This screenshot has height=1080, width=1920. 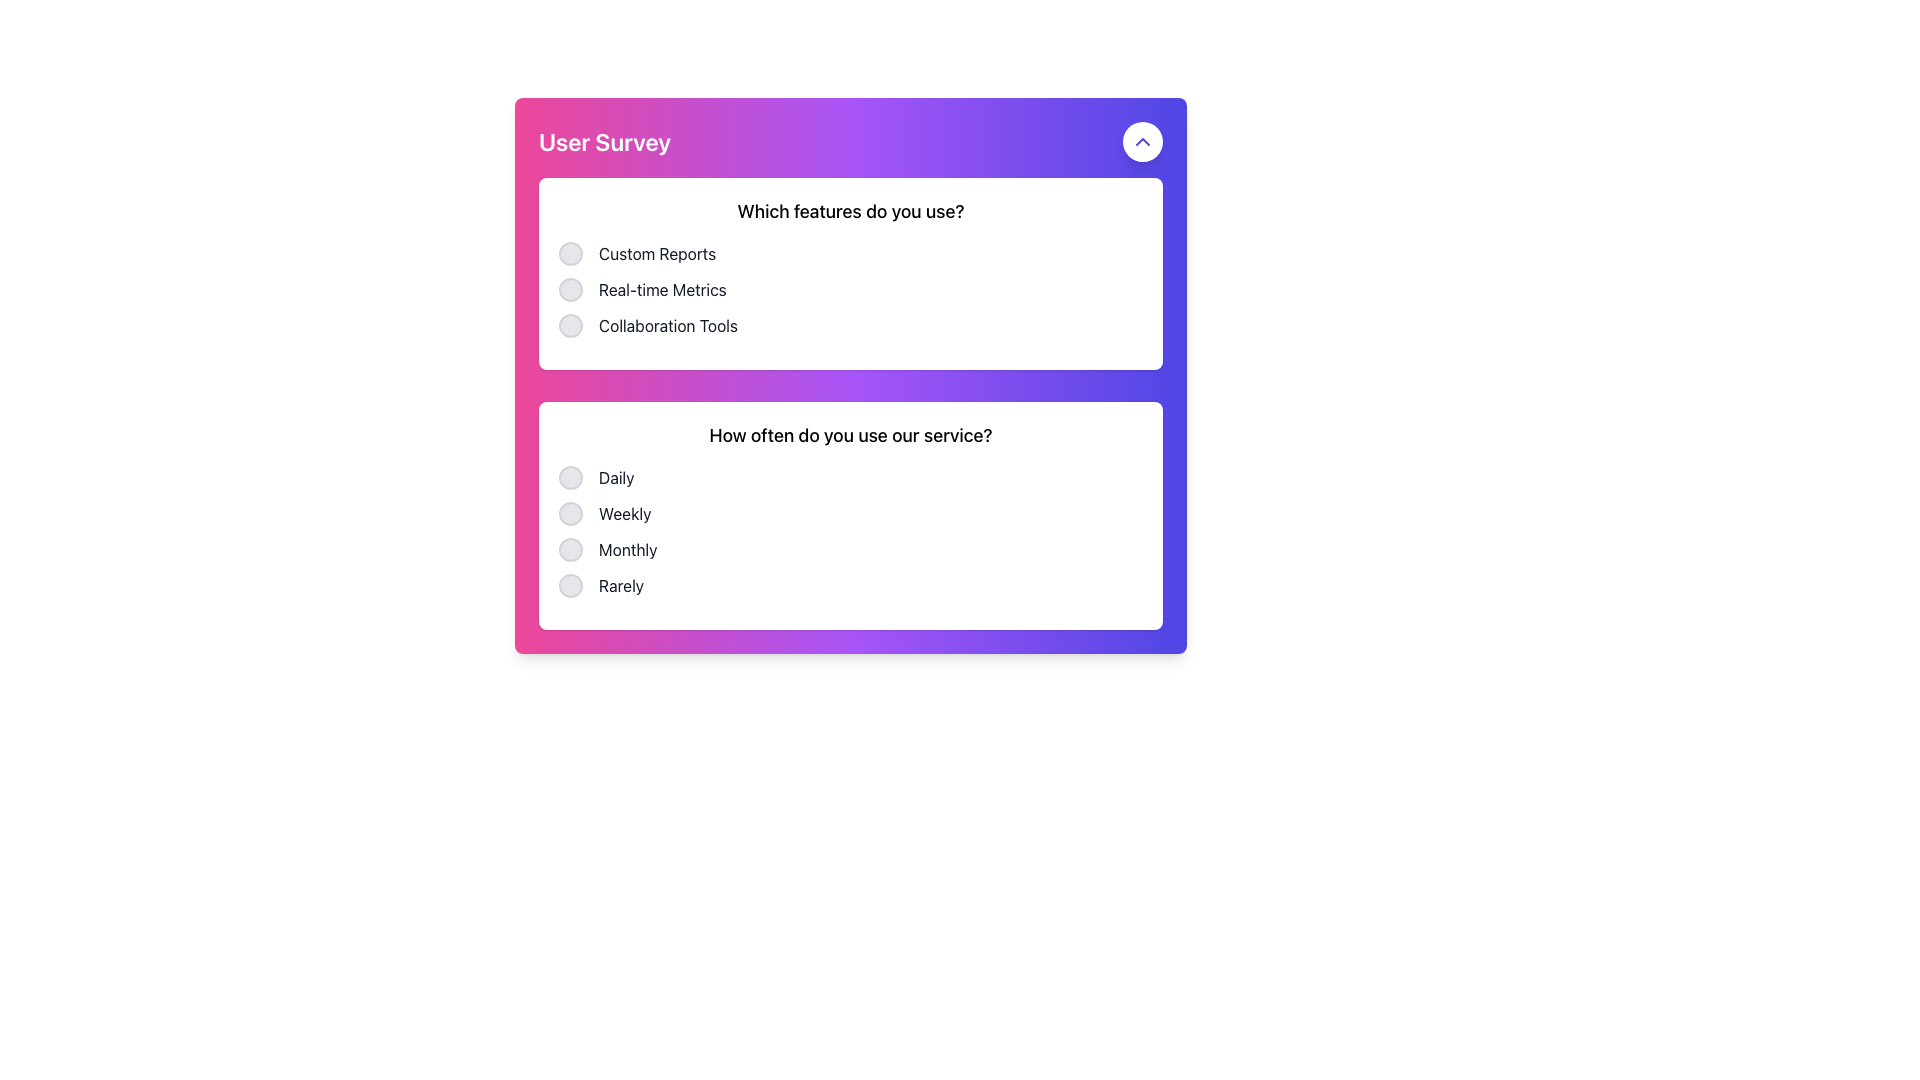 What do you see at coordinates (615, 478) in the screenshot?
I see `the text label displaying 'Daily' in dark gray color, which is positioned next to a circular radio button on its left` at bounding box center [615, 478].